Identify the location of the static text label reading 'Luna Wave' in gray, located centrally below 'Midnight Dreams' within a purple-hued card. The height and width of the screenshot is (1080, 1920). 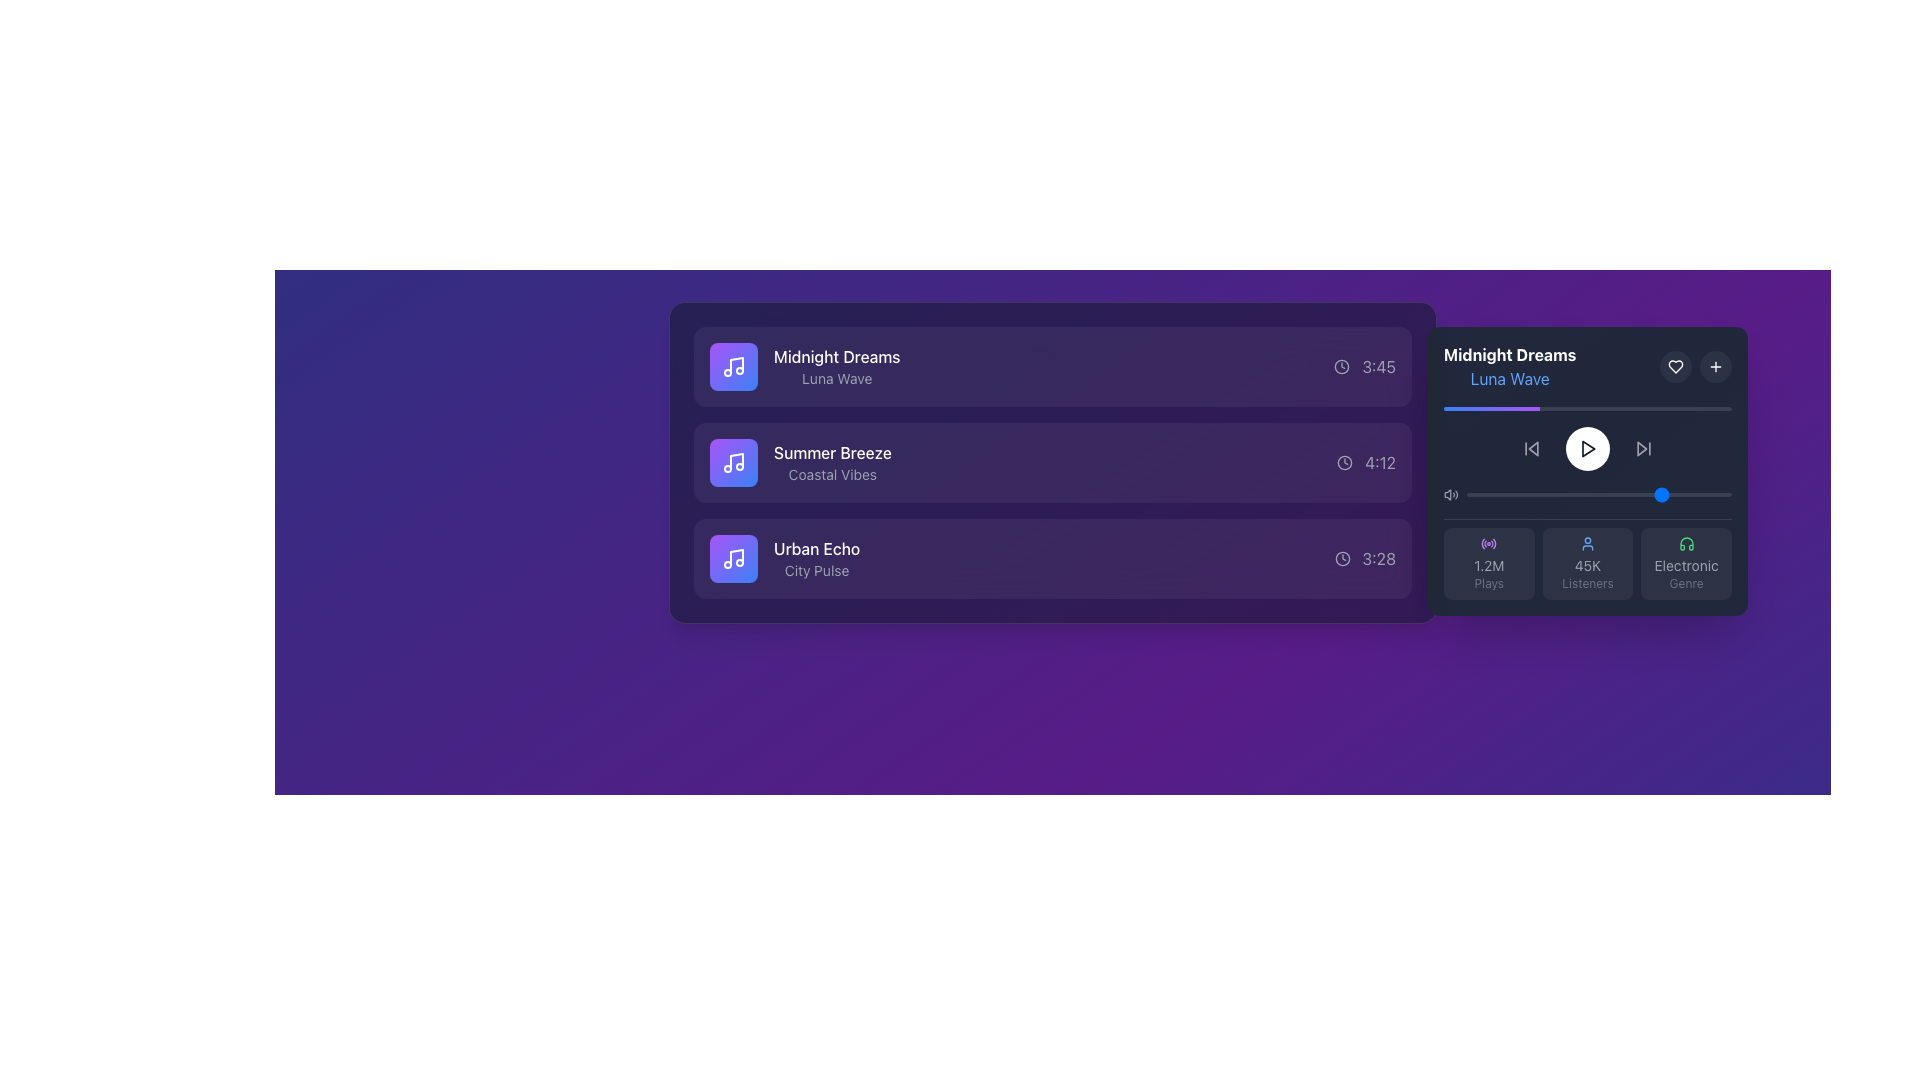
(837, 378).